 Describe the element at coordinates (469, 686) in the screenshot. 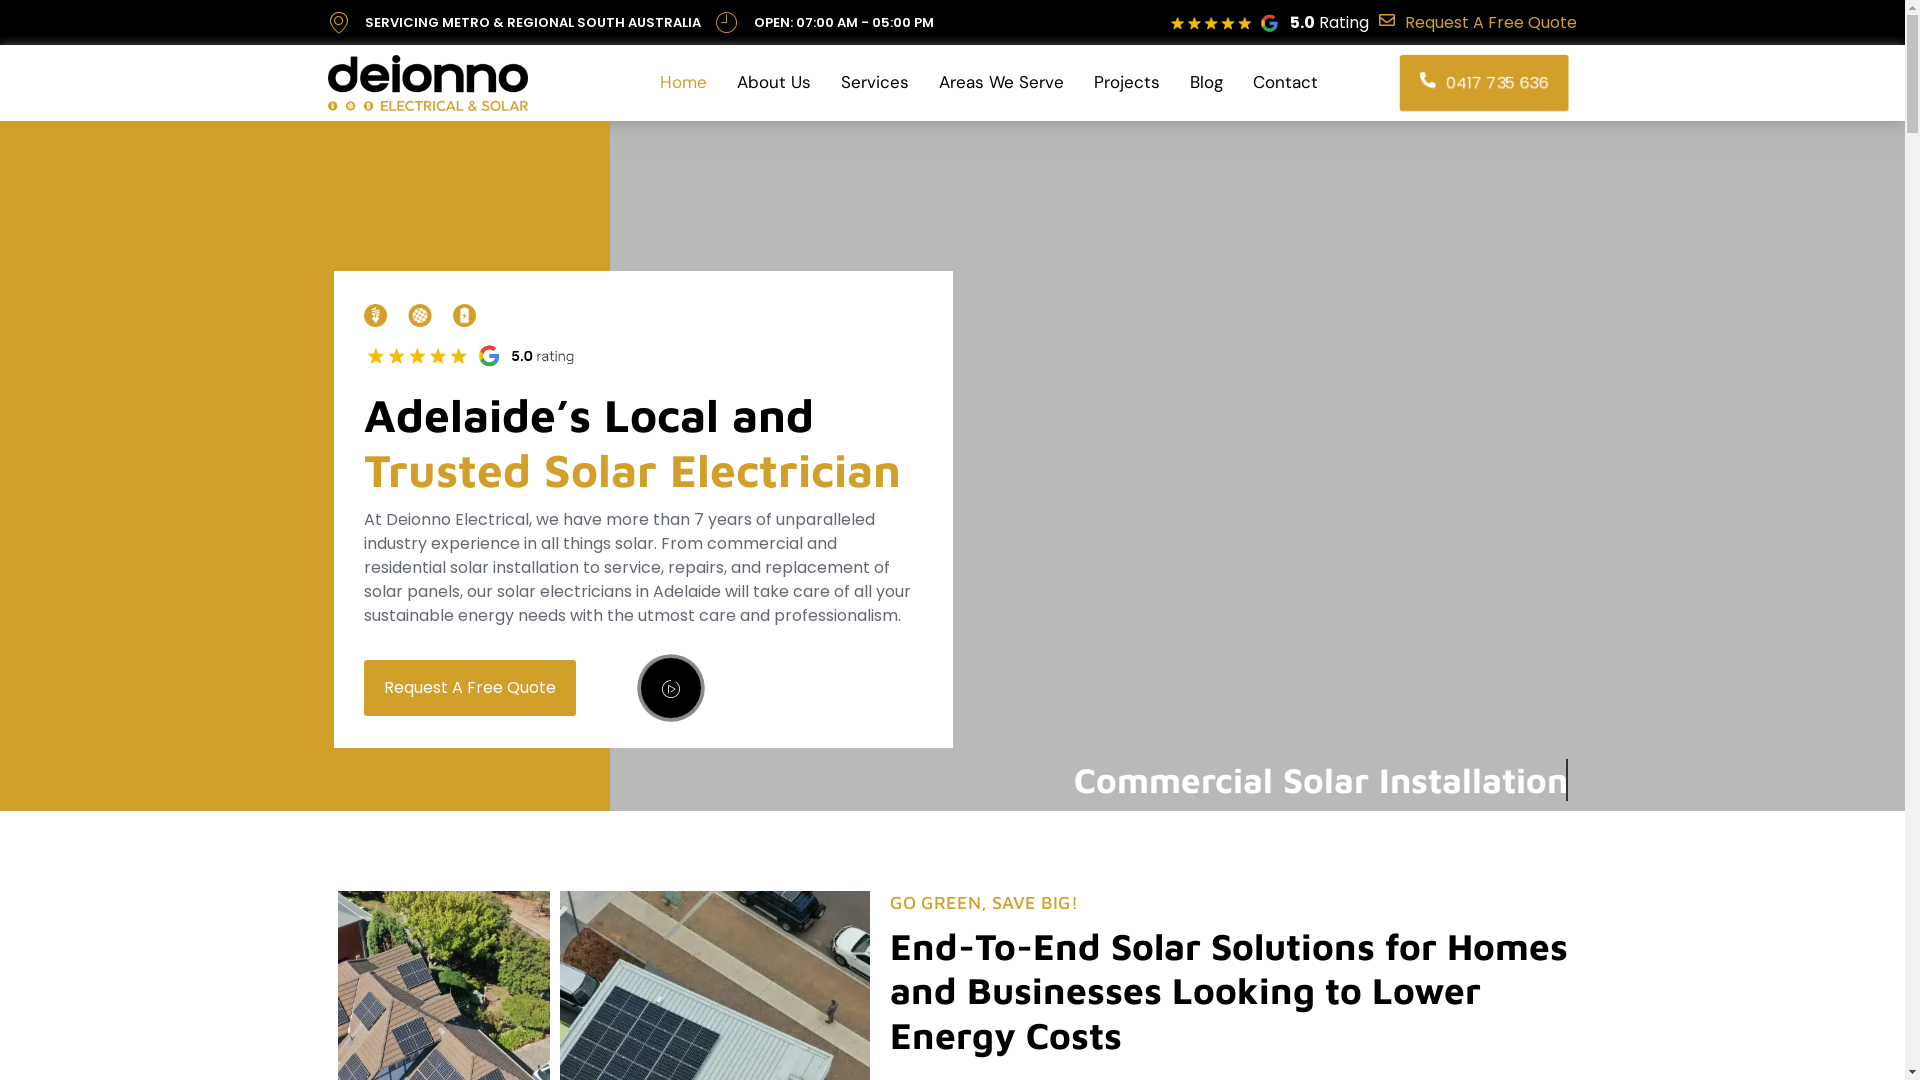

I see `'Request A Free Quote'` at that location.